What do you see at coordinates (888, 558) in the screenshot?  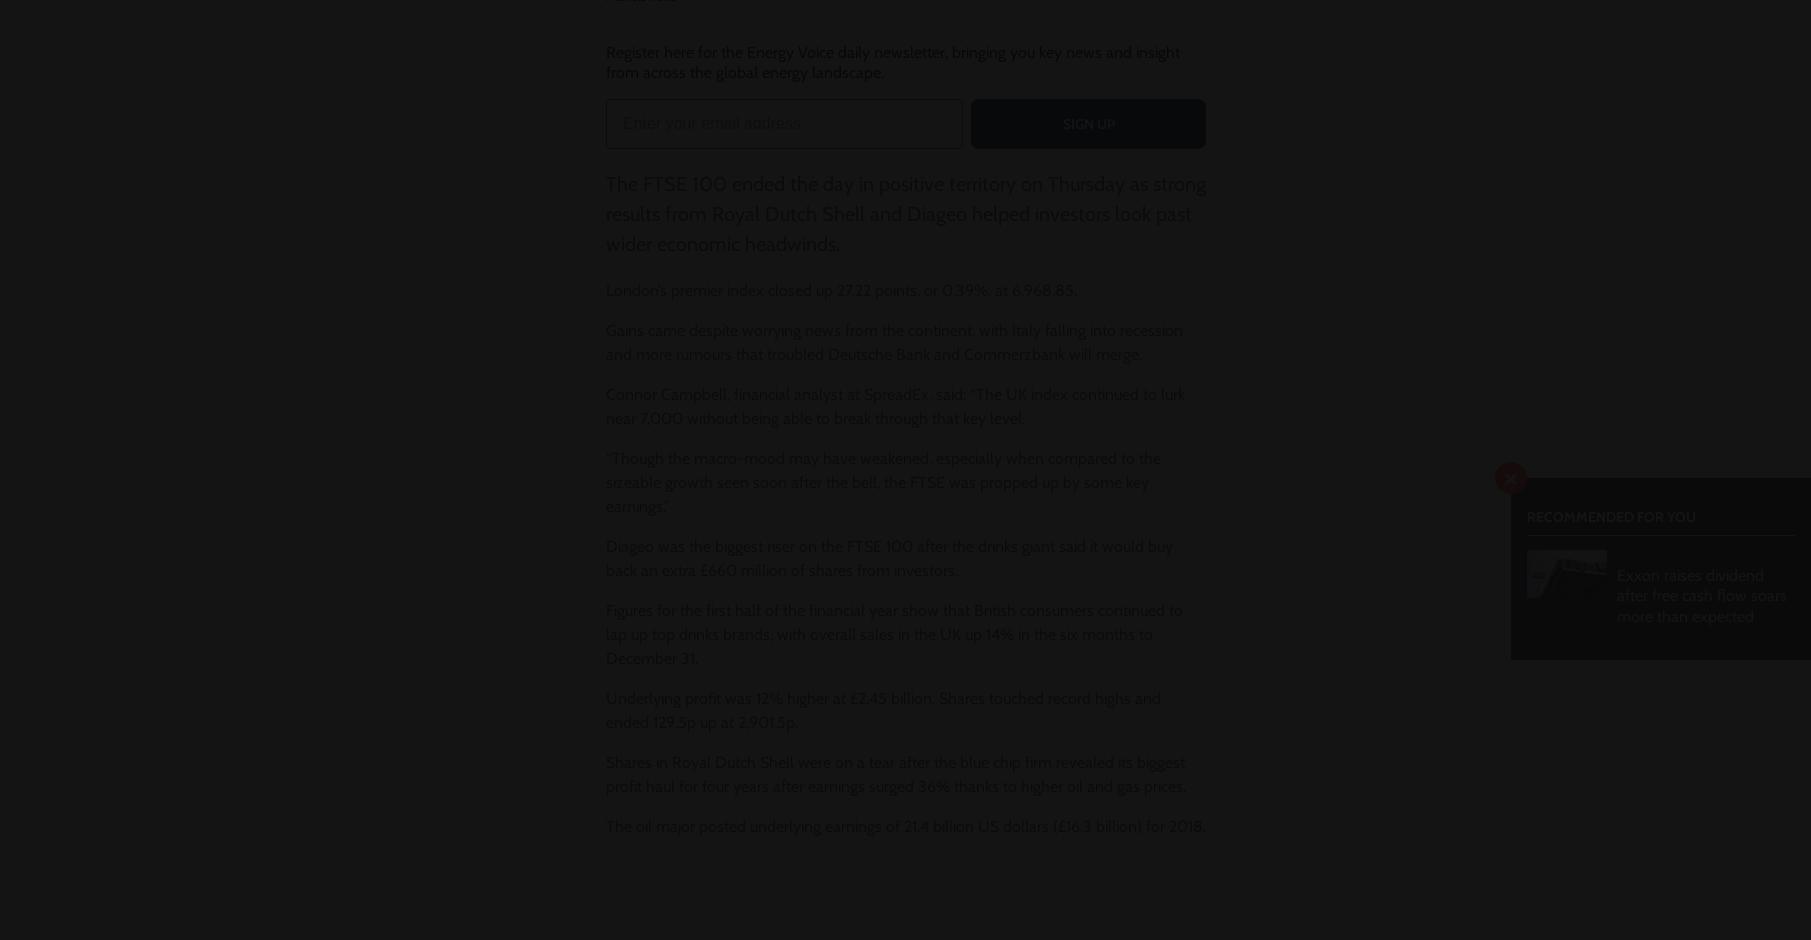 I see `'Diageo was the biggest riser on the FTSE 100 after the drinks giant said it would buy back an extra £660 million of shares from investors.'` at bounding box center [888, 558].